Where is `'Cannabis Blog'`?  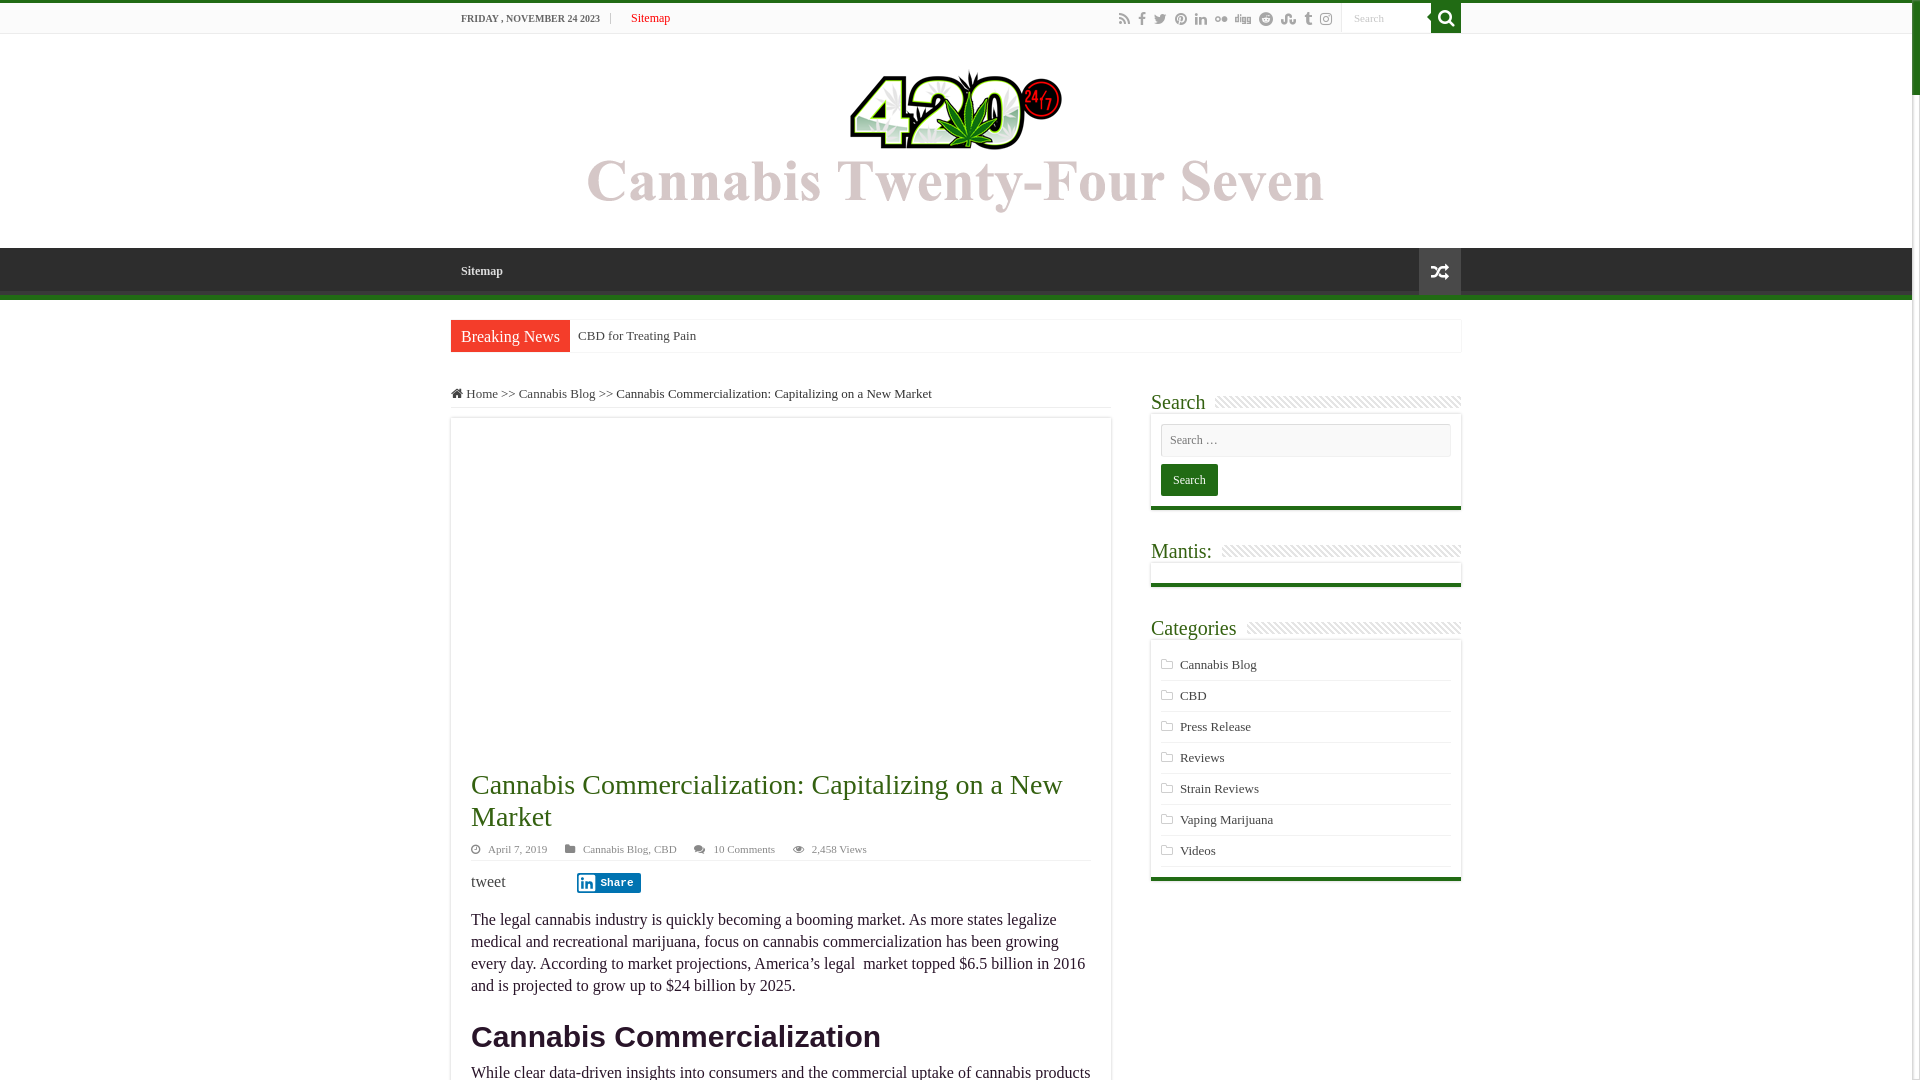 'Cannabis Blog' is located at coordinates (1180, 664).